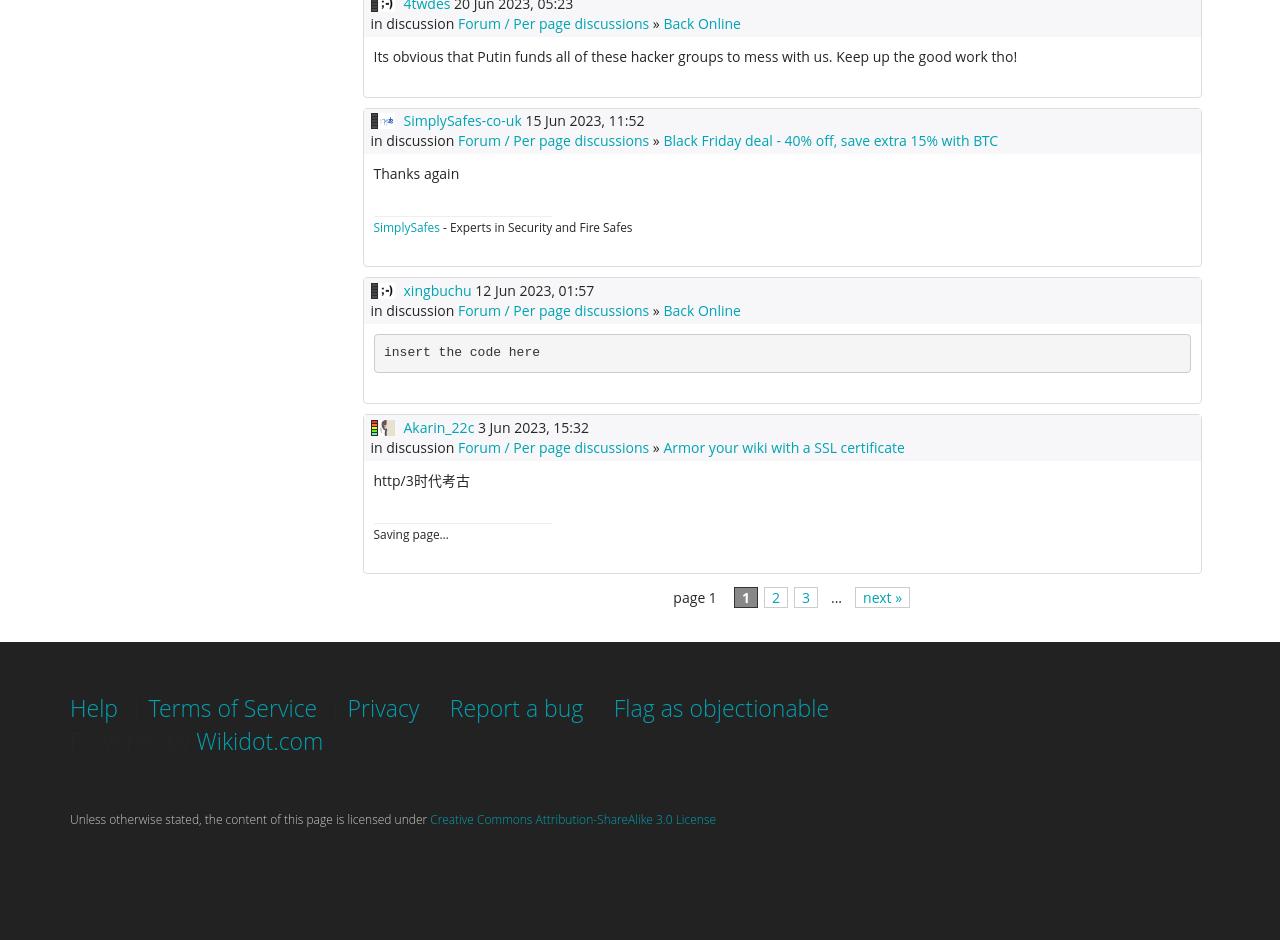 The width and height of the screenshot is (1280, 940). What do you see at coordinates (372, 173) in the screenshot?
I see `'Thanks again'` at bounding box center [372, 173].